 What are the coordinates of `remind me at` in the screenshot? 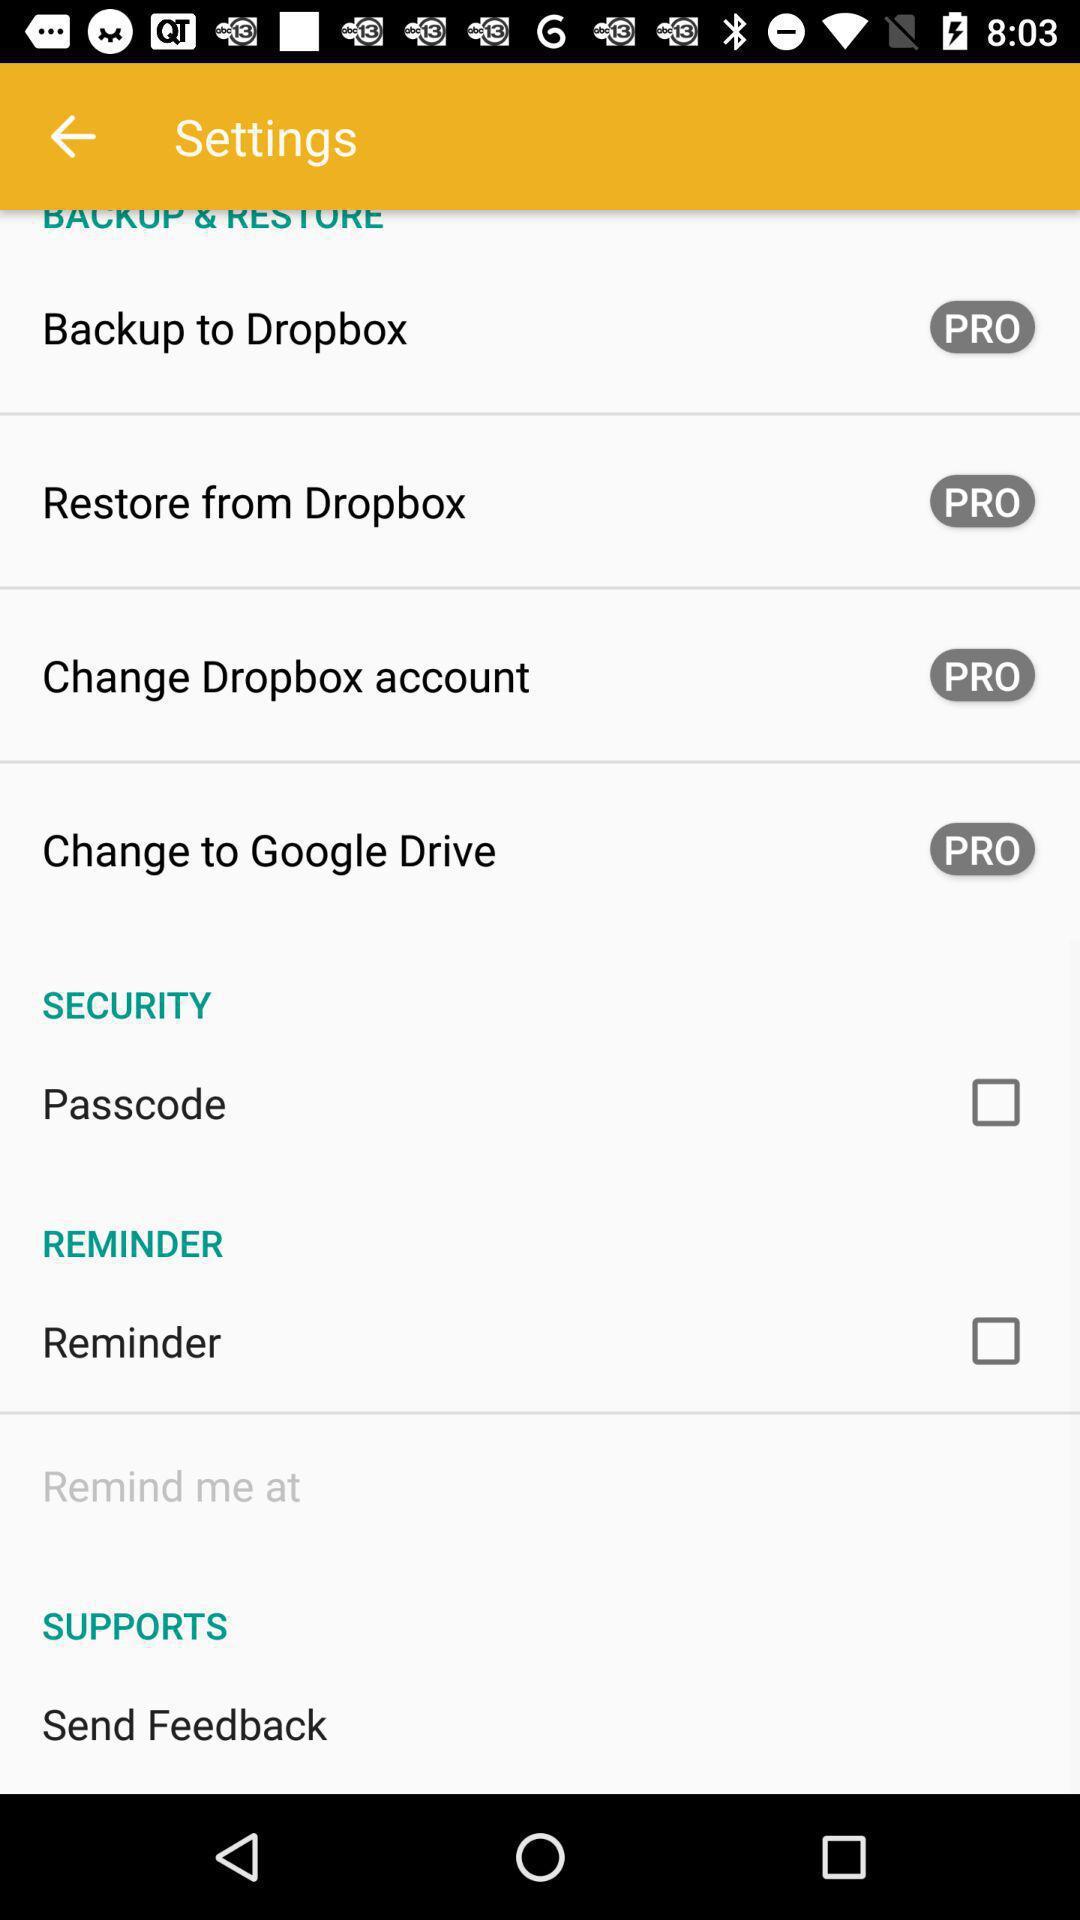 It's located at (170, 1484).